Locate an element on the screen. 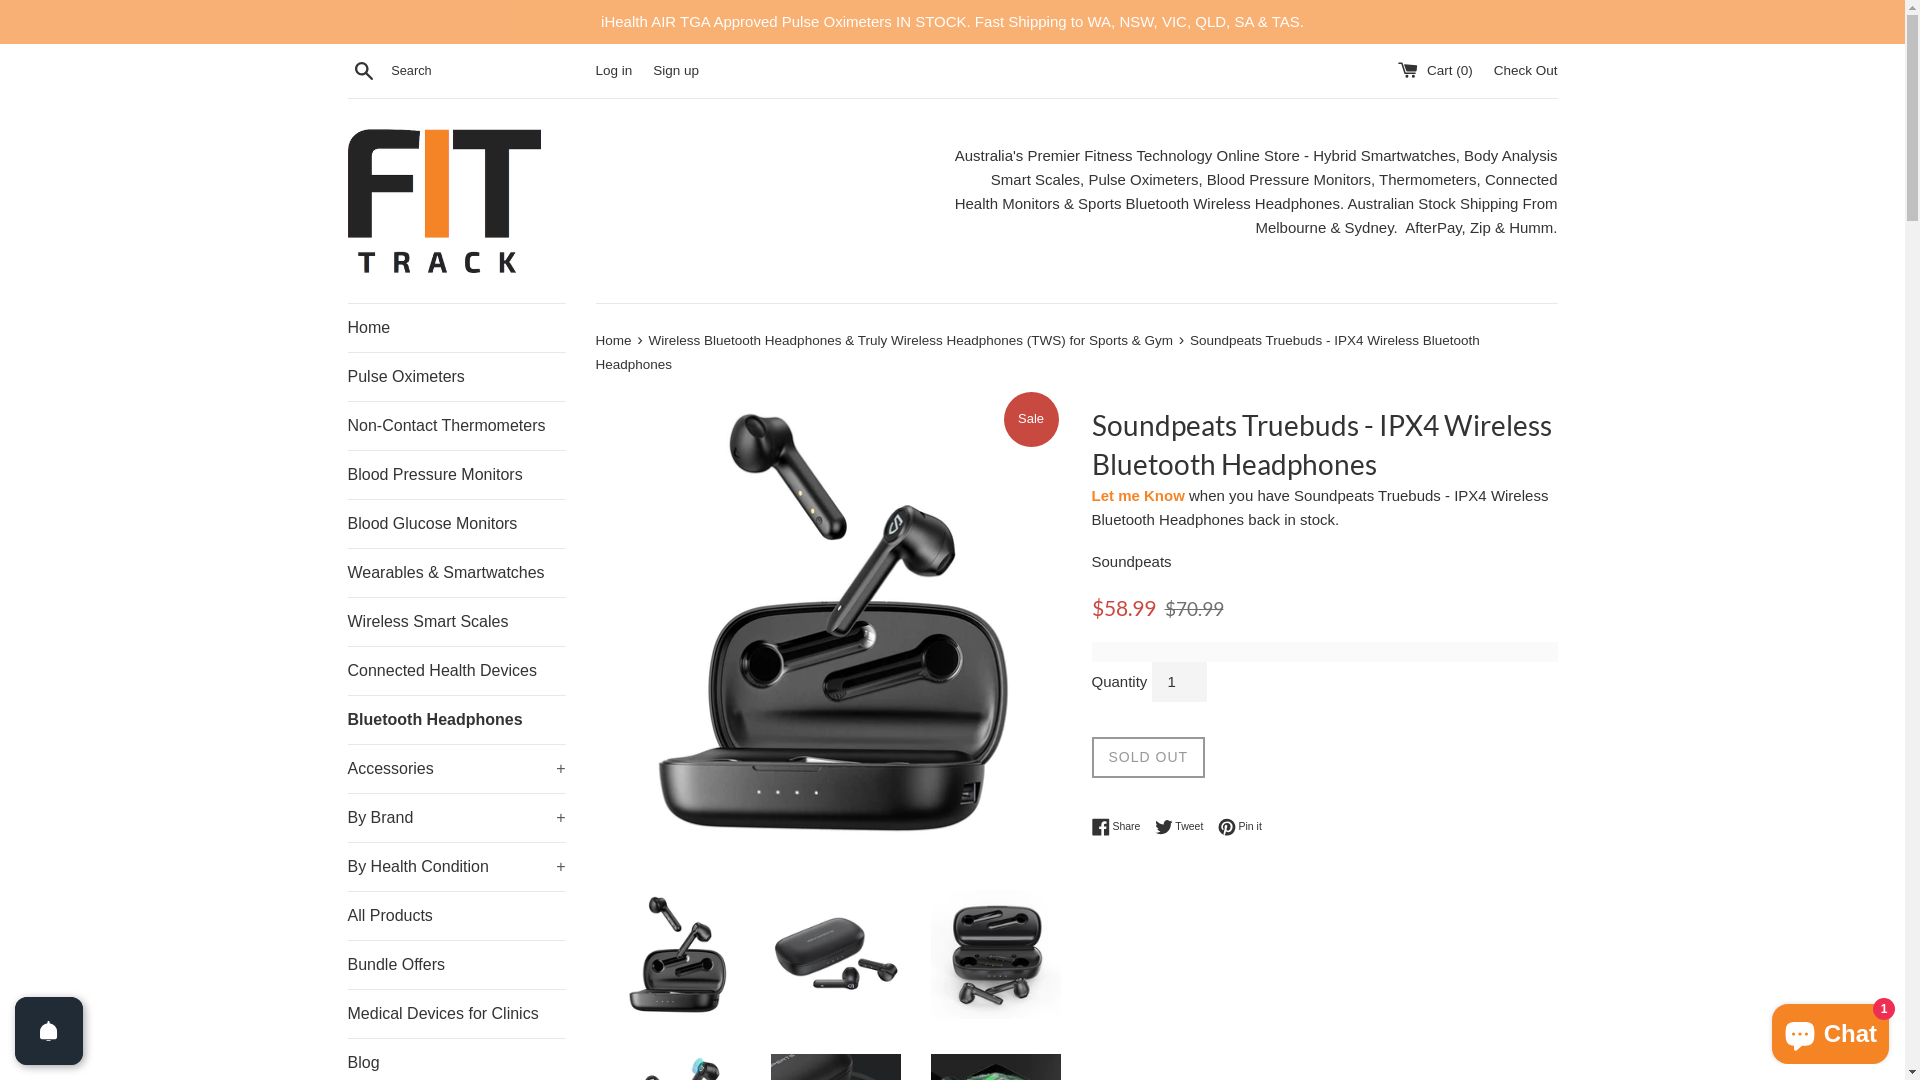 The width and height of the screenshot is (1920, 1080). 'By Brand is located at coordinates (455, 817).